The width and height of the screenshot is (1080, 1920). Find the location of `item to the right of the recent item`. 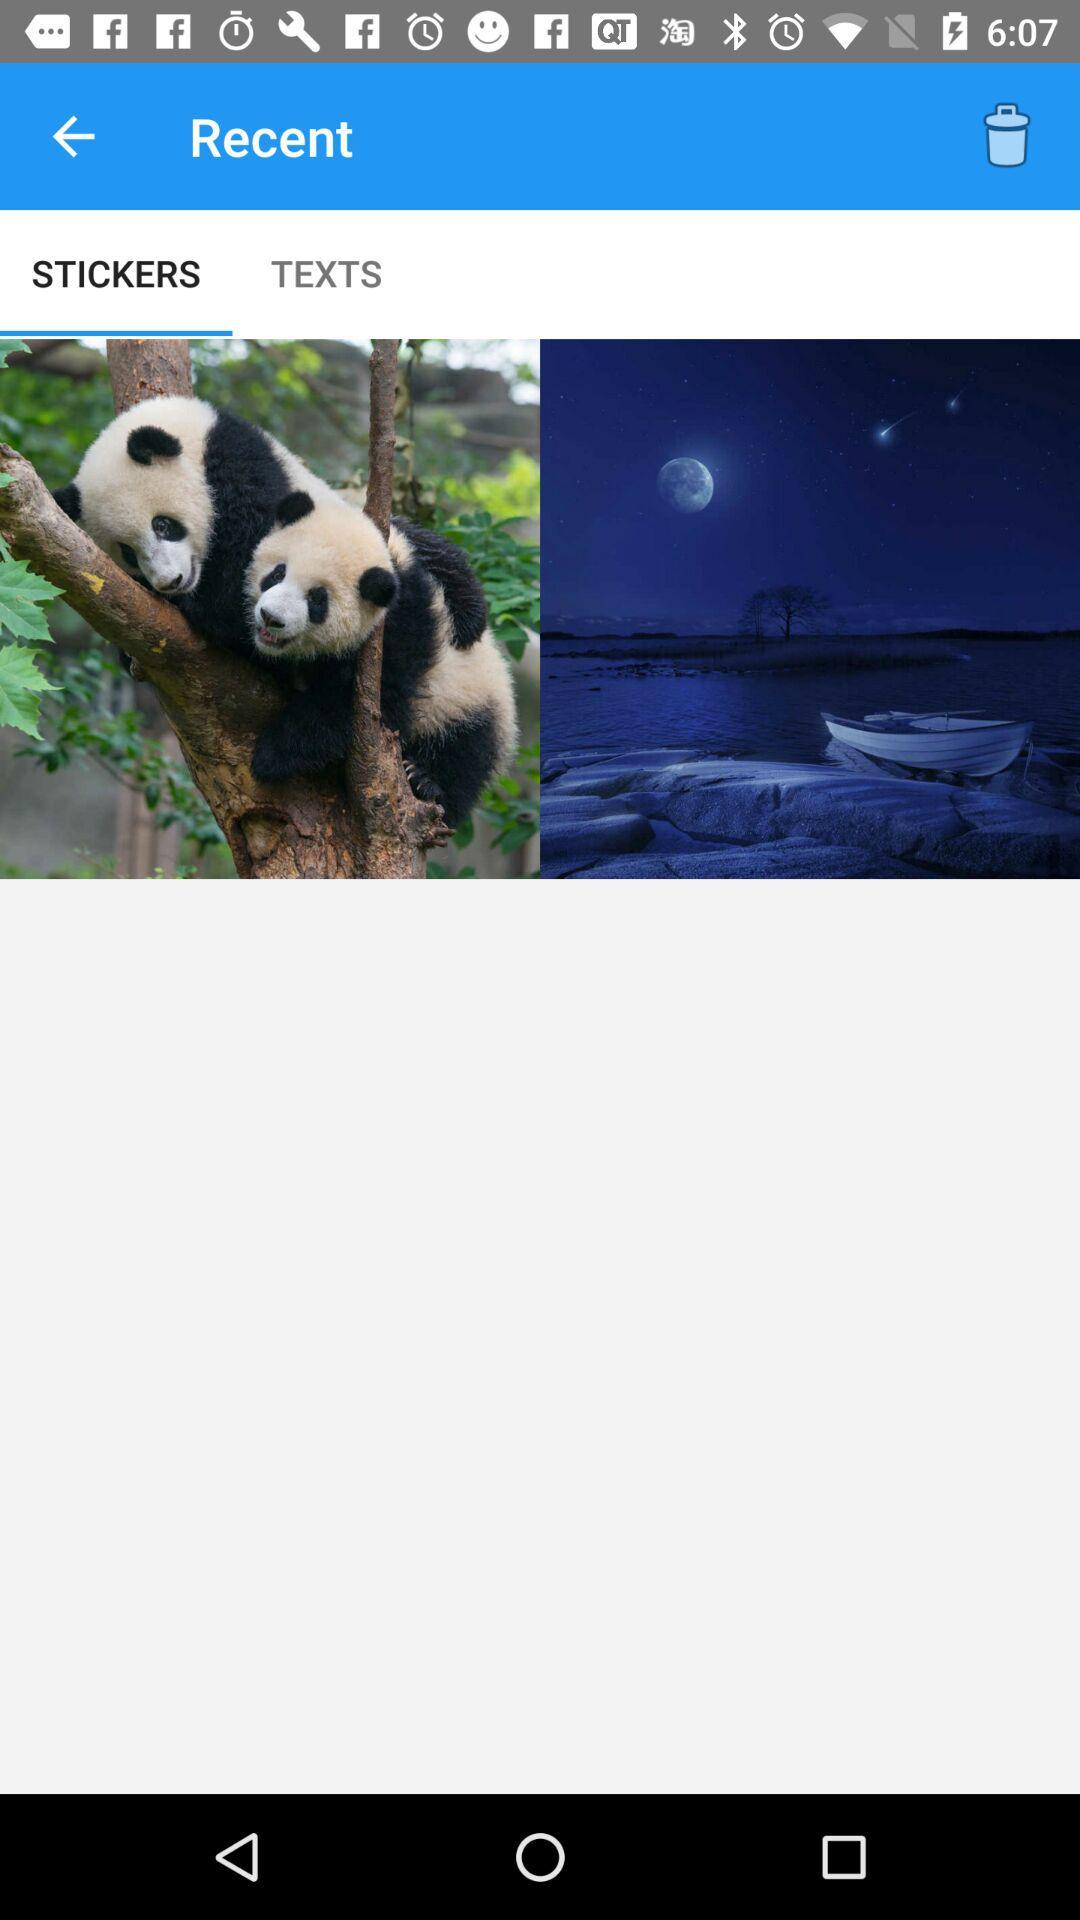

item to the right of the recent item is located at coordinates (1006, 135).